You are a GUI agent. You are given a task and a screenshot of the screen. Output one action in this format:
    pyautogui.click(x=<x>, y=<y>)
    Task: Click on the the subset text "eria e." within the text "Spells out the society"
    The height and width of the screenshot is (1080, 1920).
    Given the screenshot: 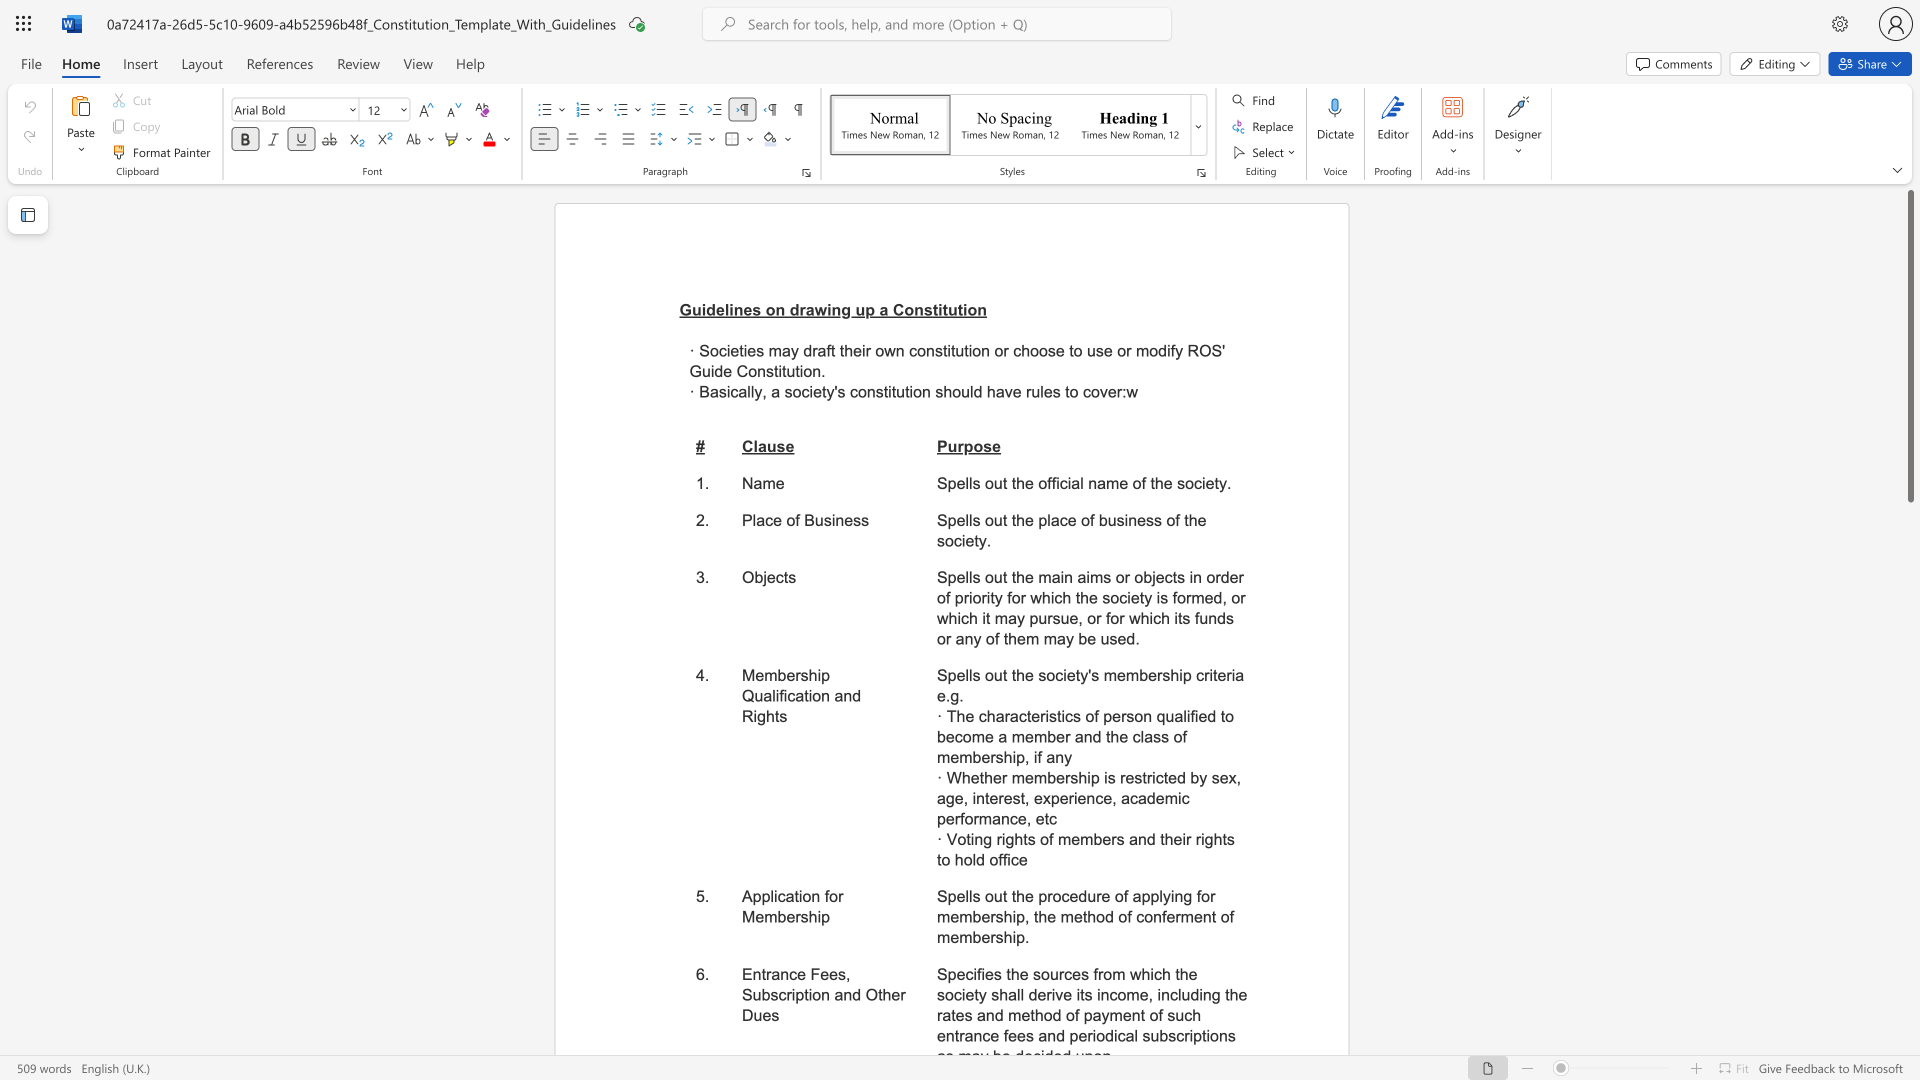 What is the action you would take?
    pyautogui.click(x=1216, y=675)
    